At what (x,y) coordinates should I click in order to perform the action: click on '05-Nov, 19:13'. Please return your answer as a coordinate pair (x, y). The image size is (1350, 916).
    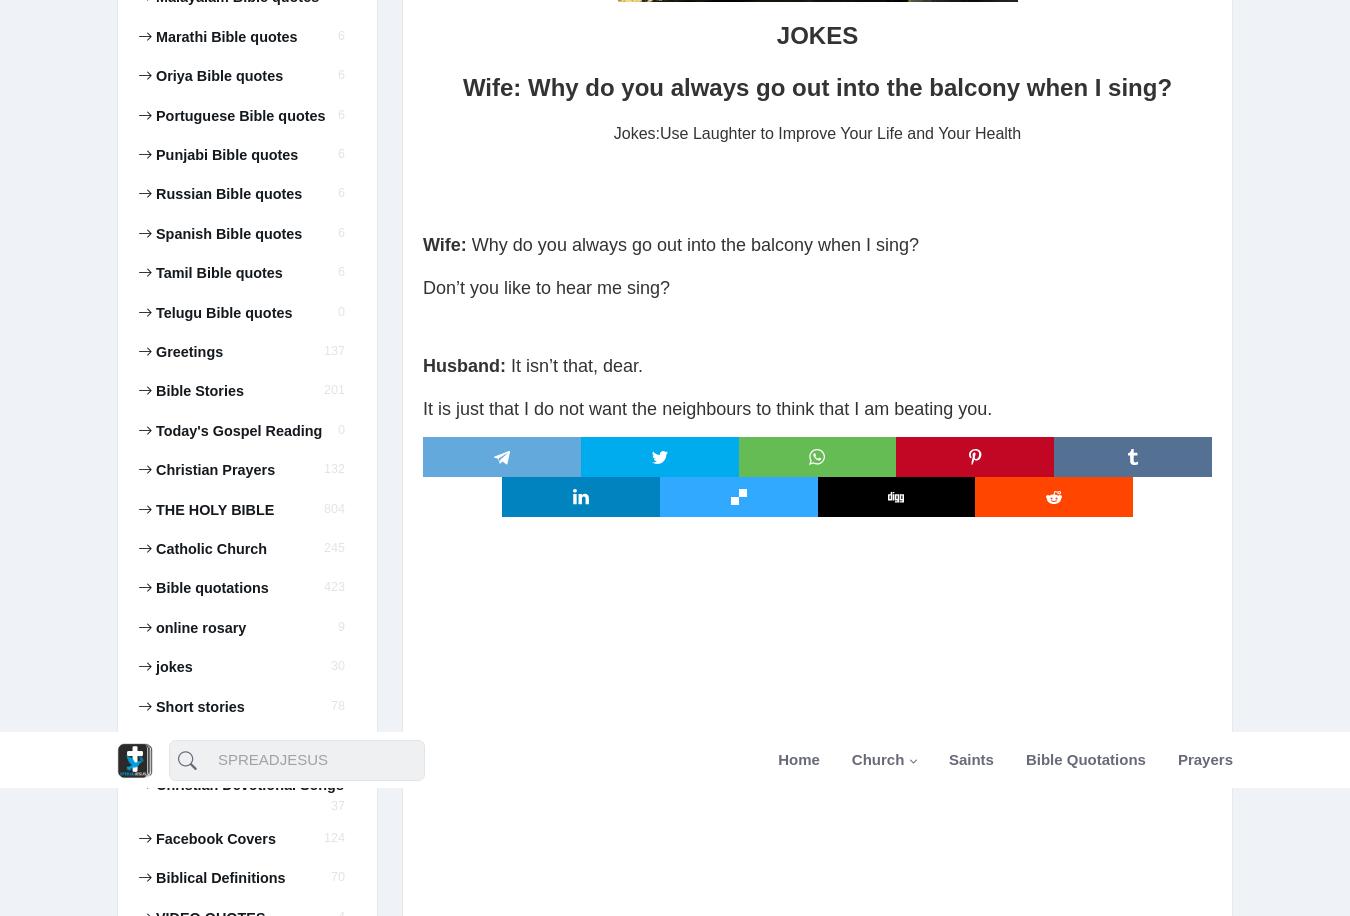
    Looking at the image, I should click on (191, 350).